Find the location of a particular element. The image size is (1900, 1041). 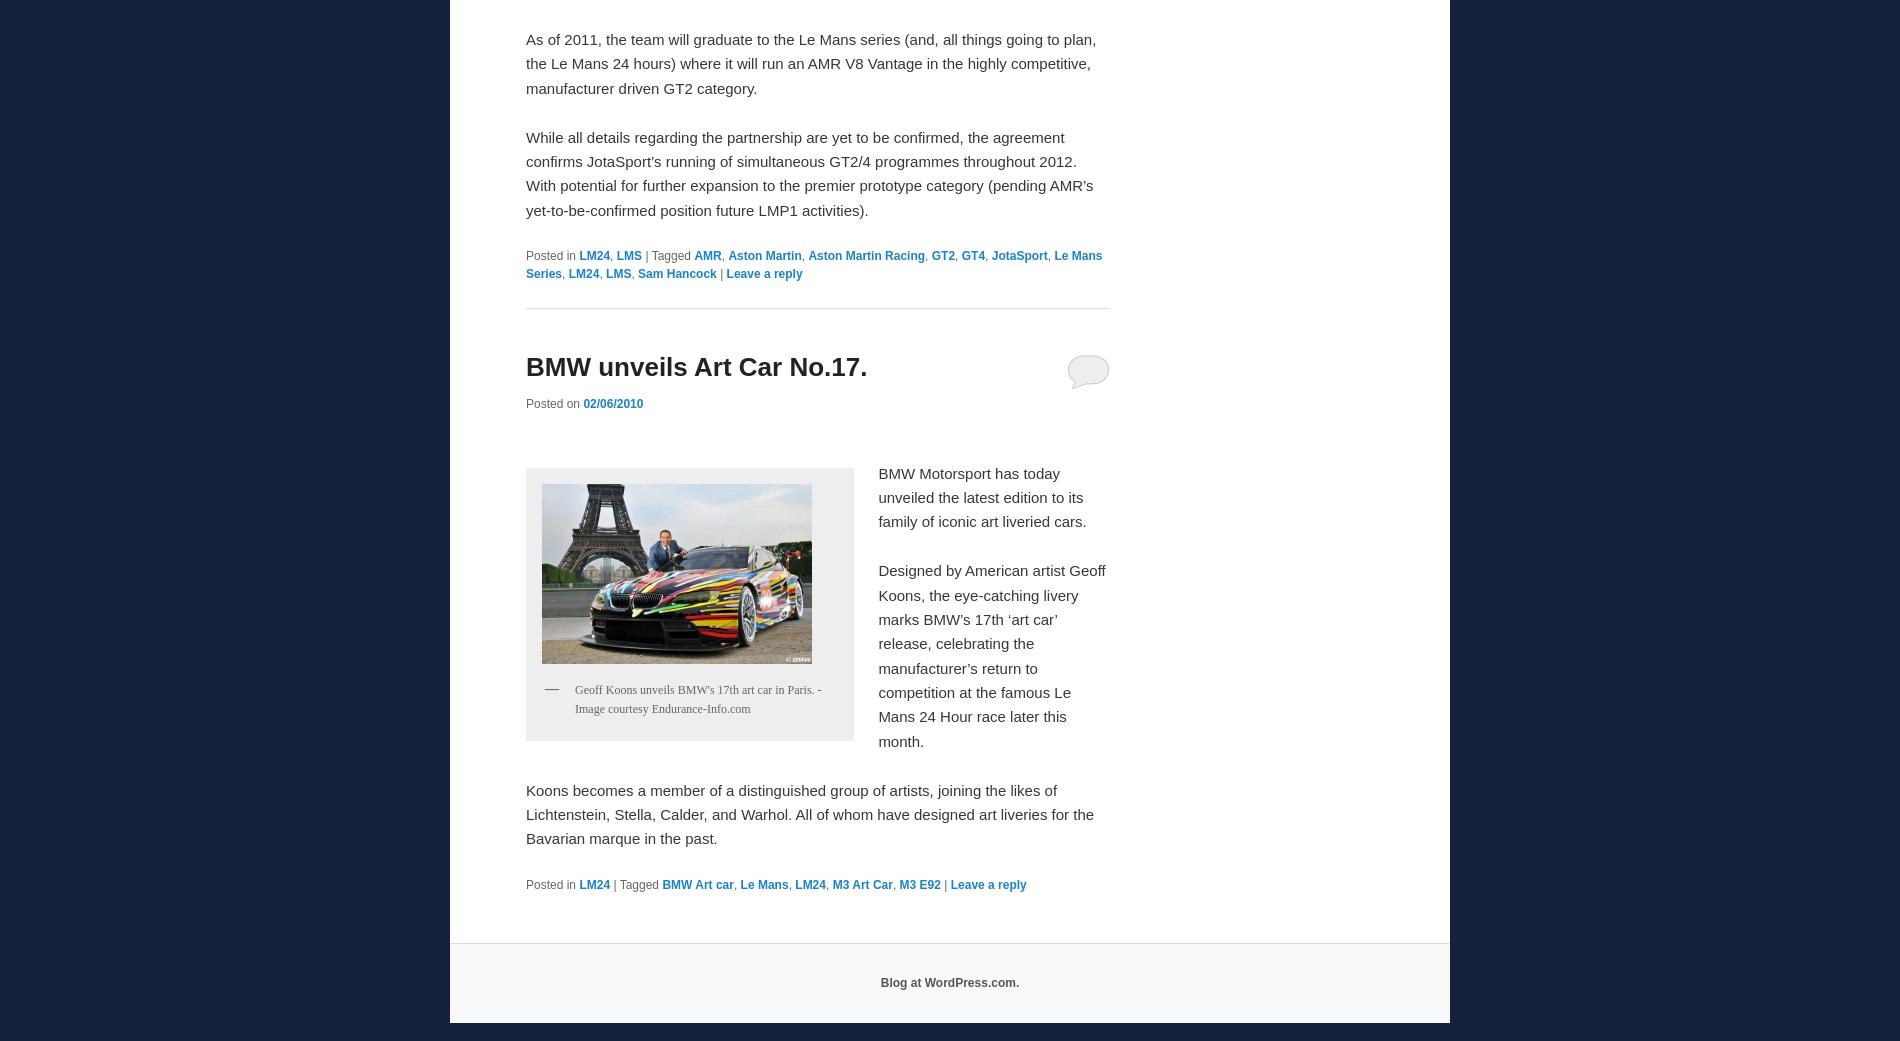

'BMW Motorsport has today unveiled the latest edition to its family of iconic art liveried cars.' is located at coordinates (876, 495).